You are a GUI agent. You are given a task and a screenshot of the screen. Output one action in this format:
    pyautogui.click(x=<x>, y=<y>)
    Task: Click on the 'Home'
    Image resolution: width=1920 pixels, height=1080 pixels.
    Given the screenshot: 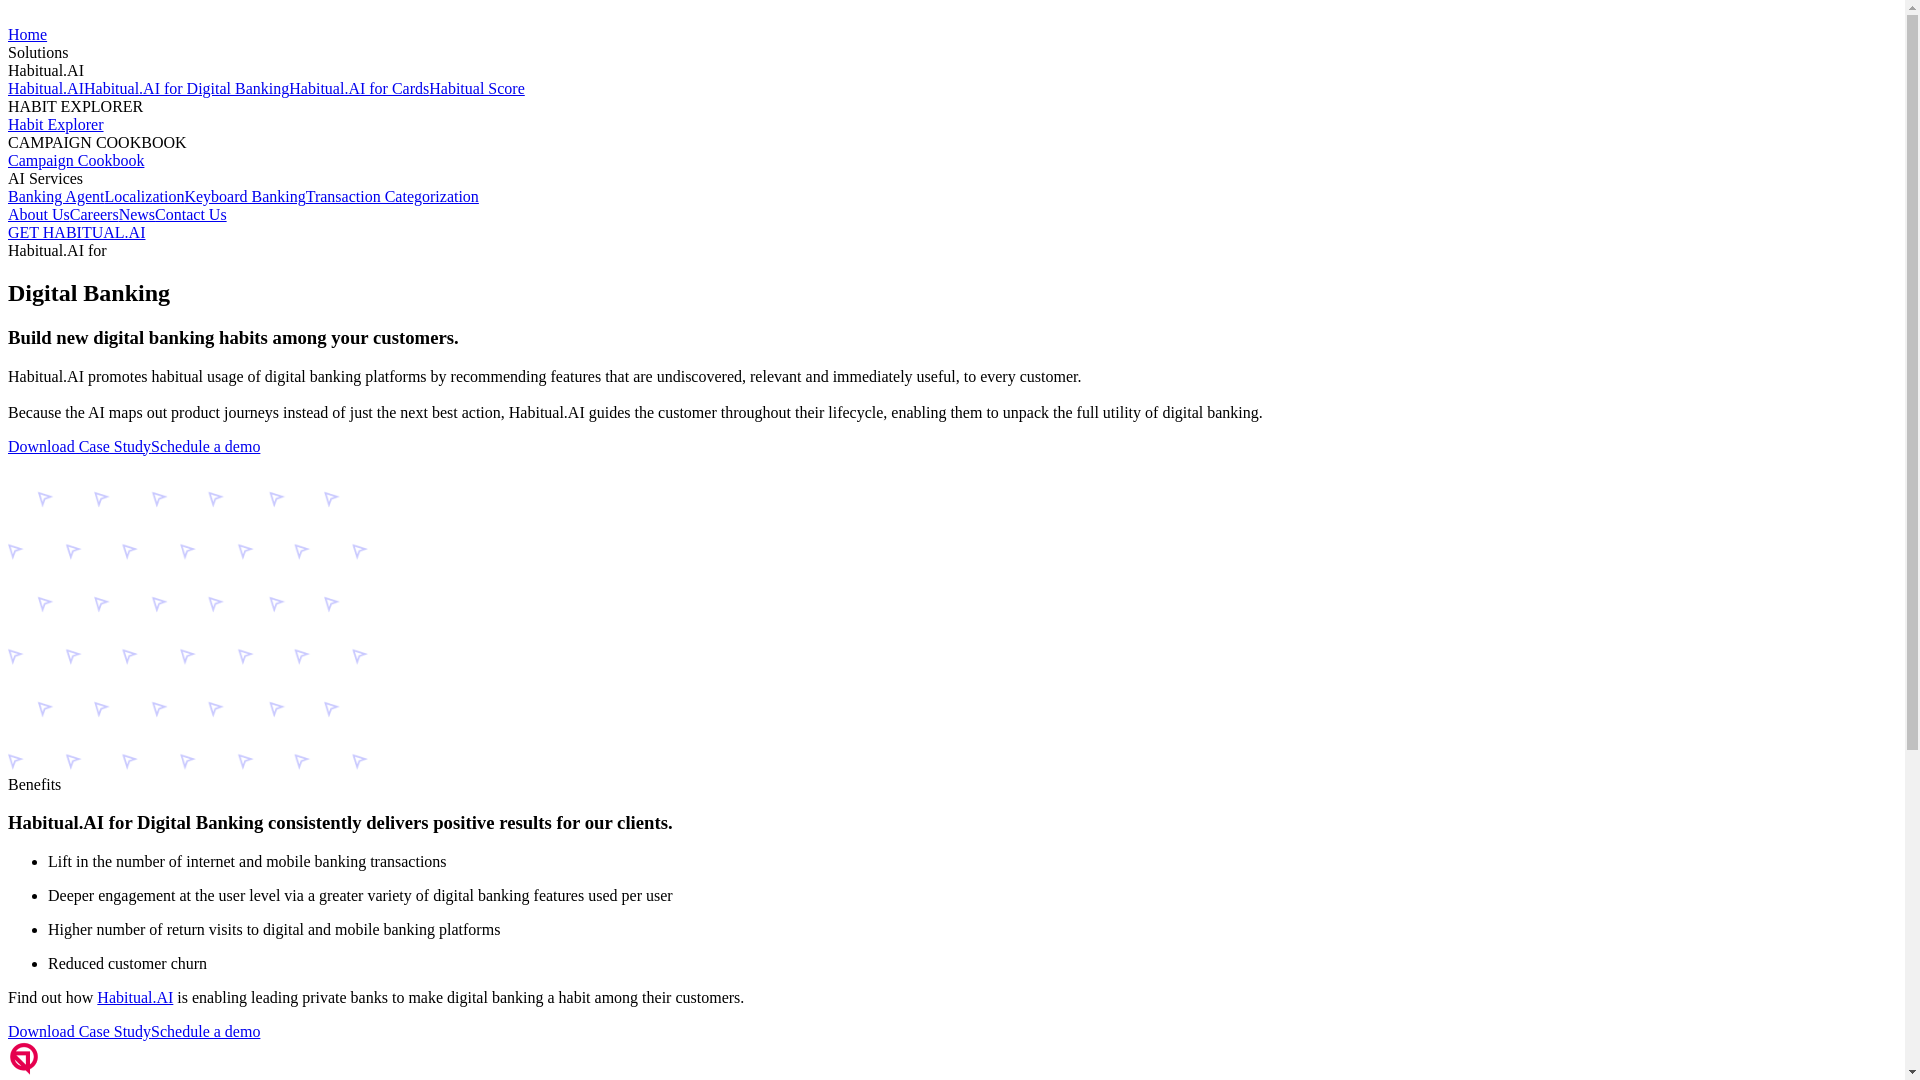 What is the action you would take?
    pyautogui.click(x=27, y=34)
    